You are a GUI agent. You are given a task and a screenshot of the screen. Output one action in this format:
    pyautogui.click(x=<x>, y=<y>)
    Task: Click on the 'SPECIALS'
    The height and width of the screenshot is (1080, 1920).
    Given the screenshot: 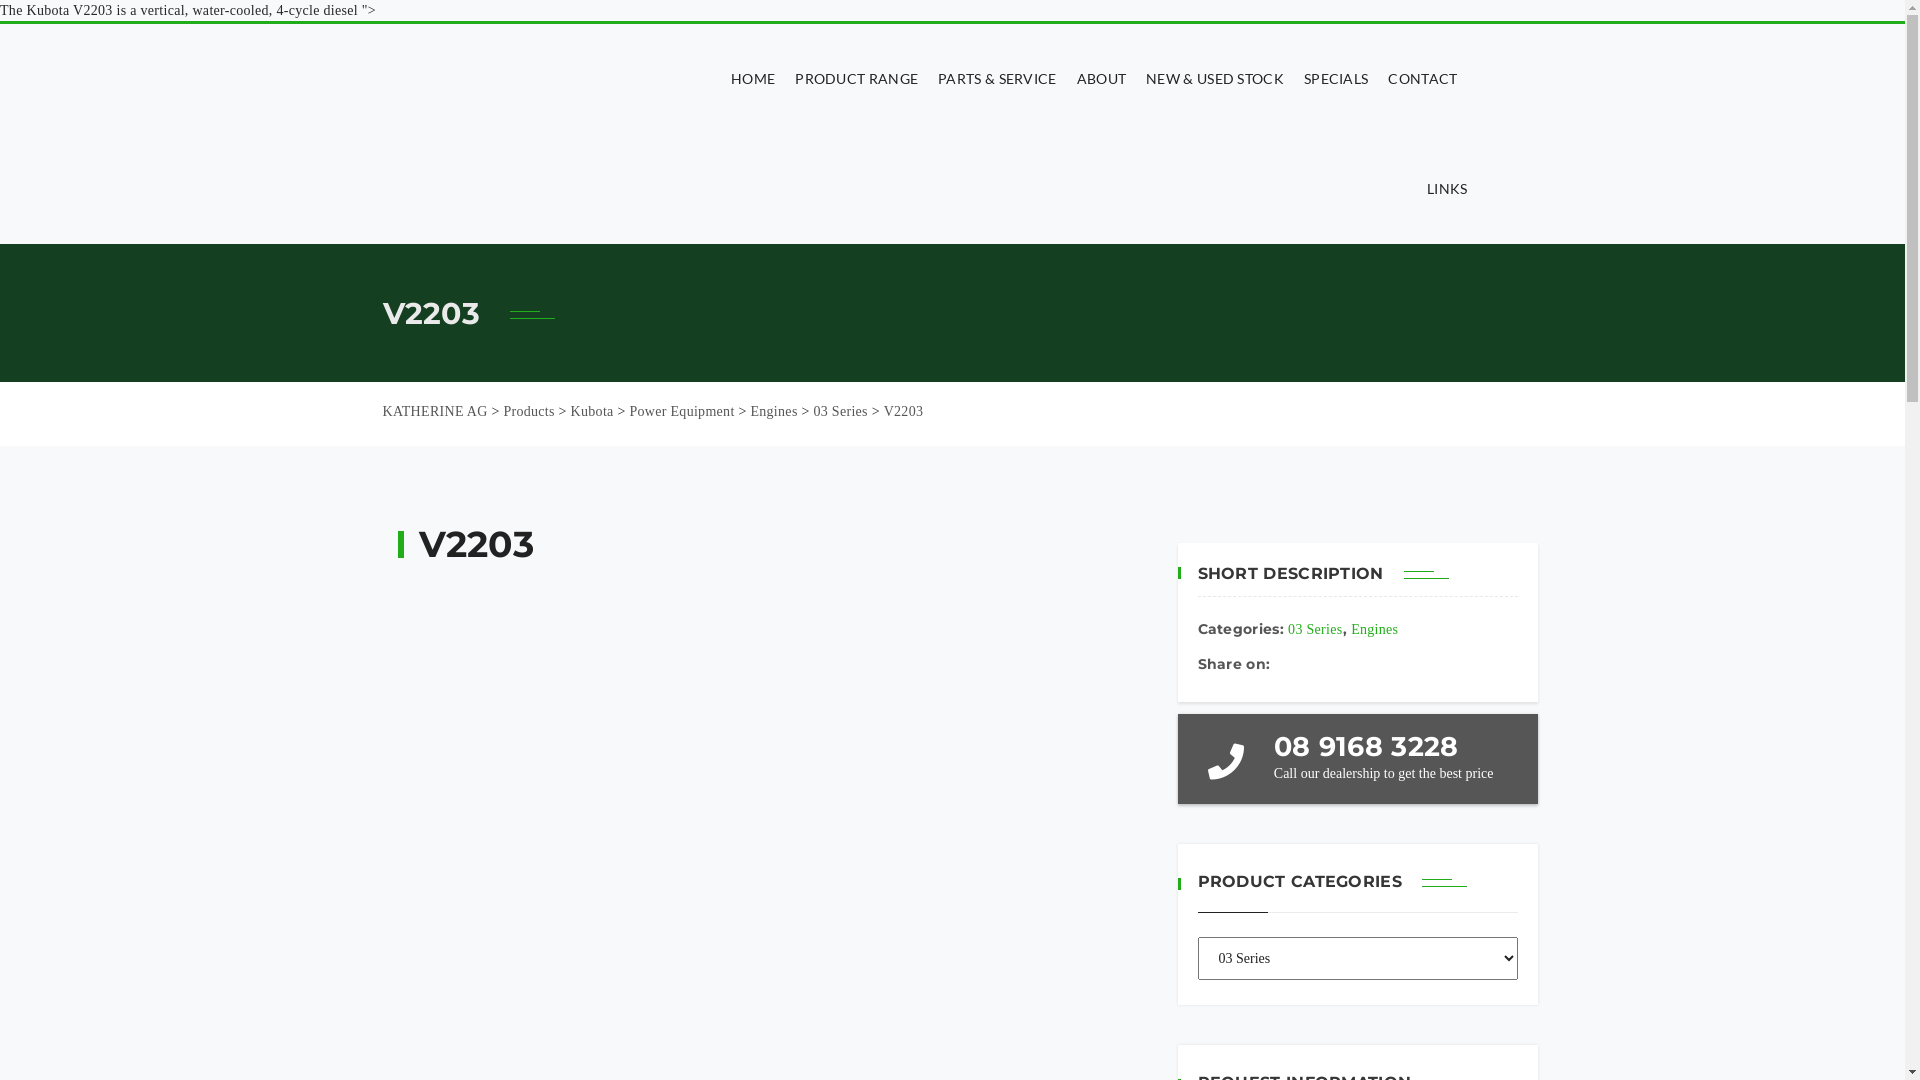 What is the action you would take?
    pyautogui.click(x=1335, y=77)
    